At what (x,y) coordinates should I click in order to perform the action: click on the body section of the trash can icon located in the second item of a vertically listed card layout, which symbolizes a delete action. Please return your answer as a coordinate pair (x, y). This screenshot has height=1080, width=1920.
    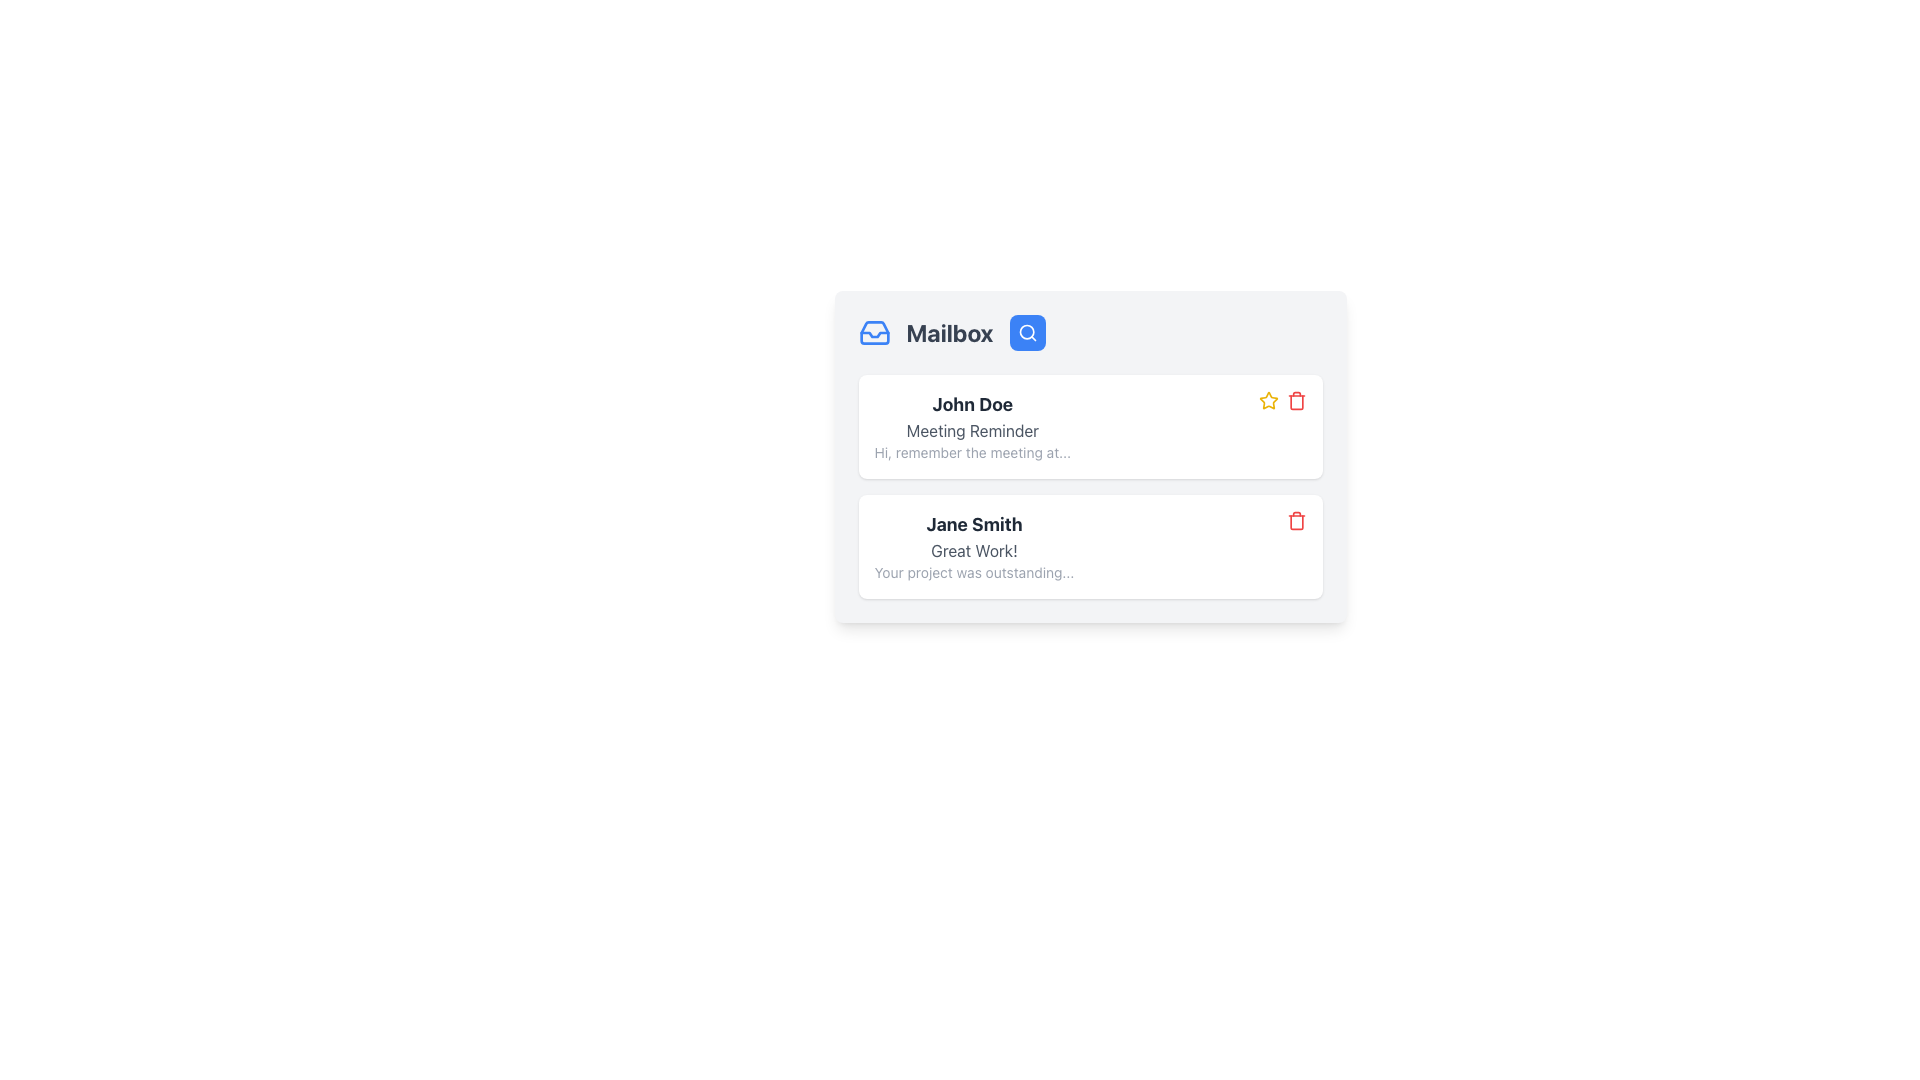
    Looking at the image, I should click on (1296, 521).